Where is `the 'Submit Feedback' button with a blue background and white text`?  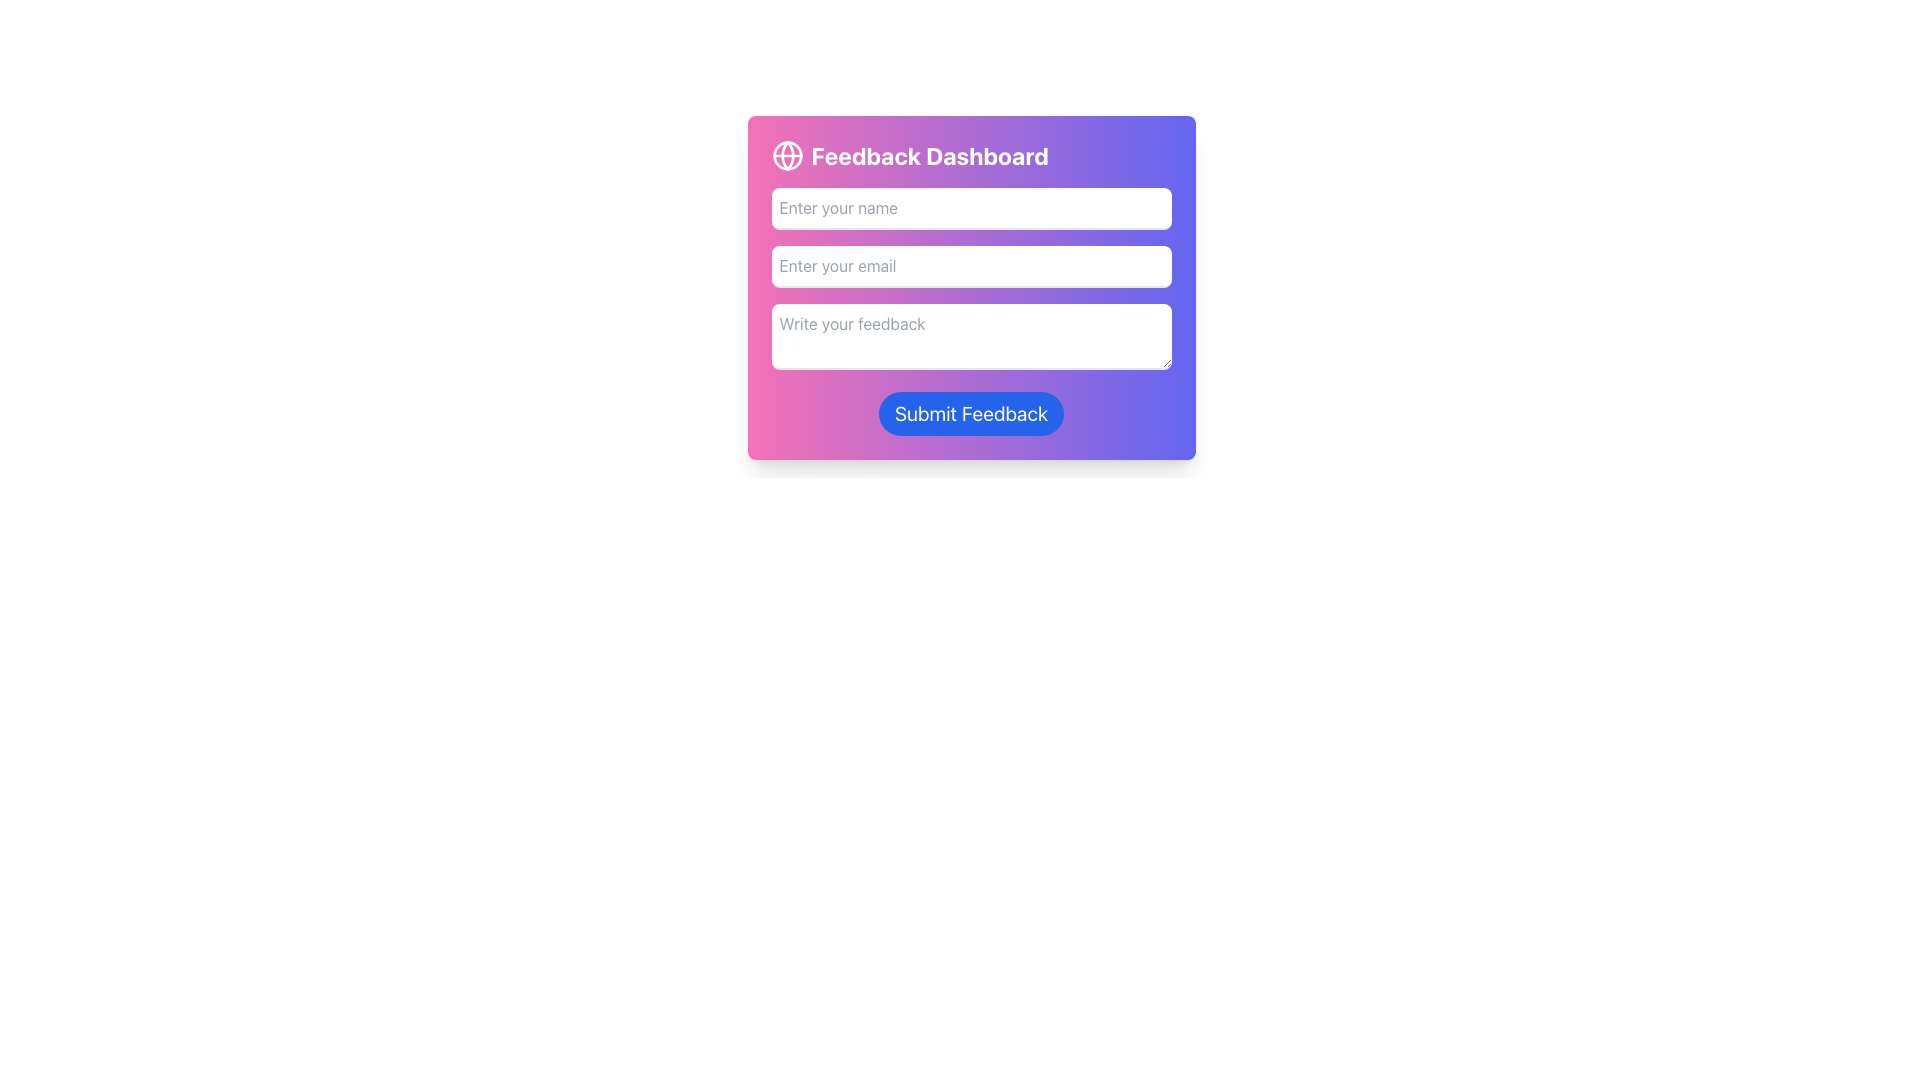
the 'Submit Feedback' button with a blue background and white text is located at coordinates (971, 412).